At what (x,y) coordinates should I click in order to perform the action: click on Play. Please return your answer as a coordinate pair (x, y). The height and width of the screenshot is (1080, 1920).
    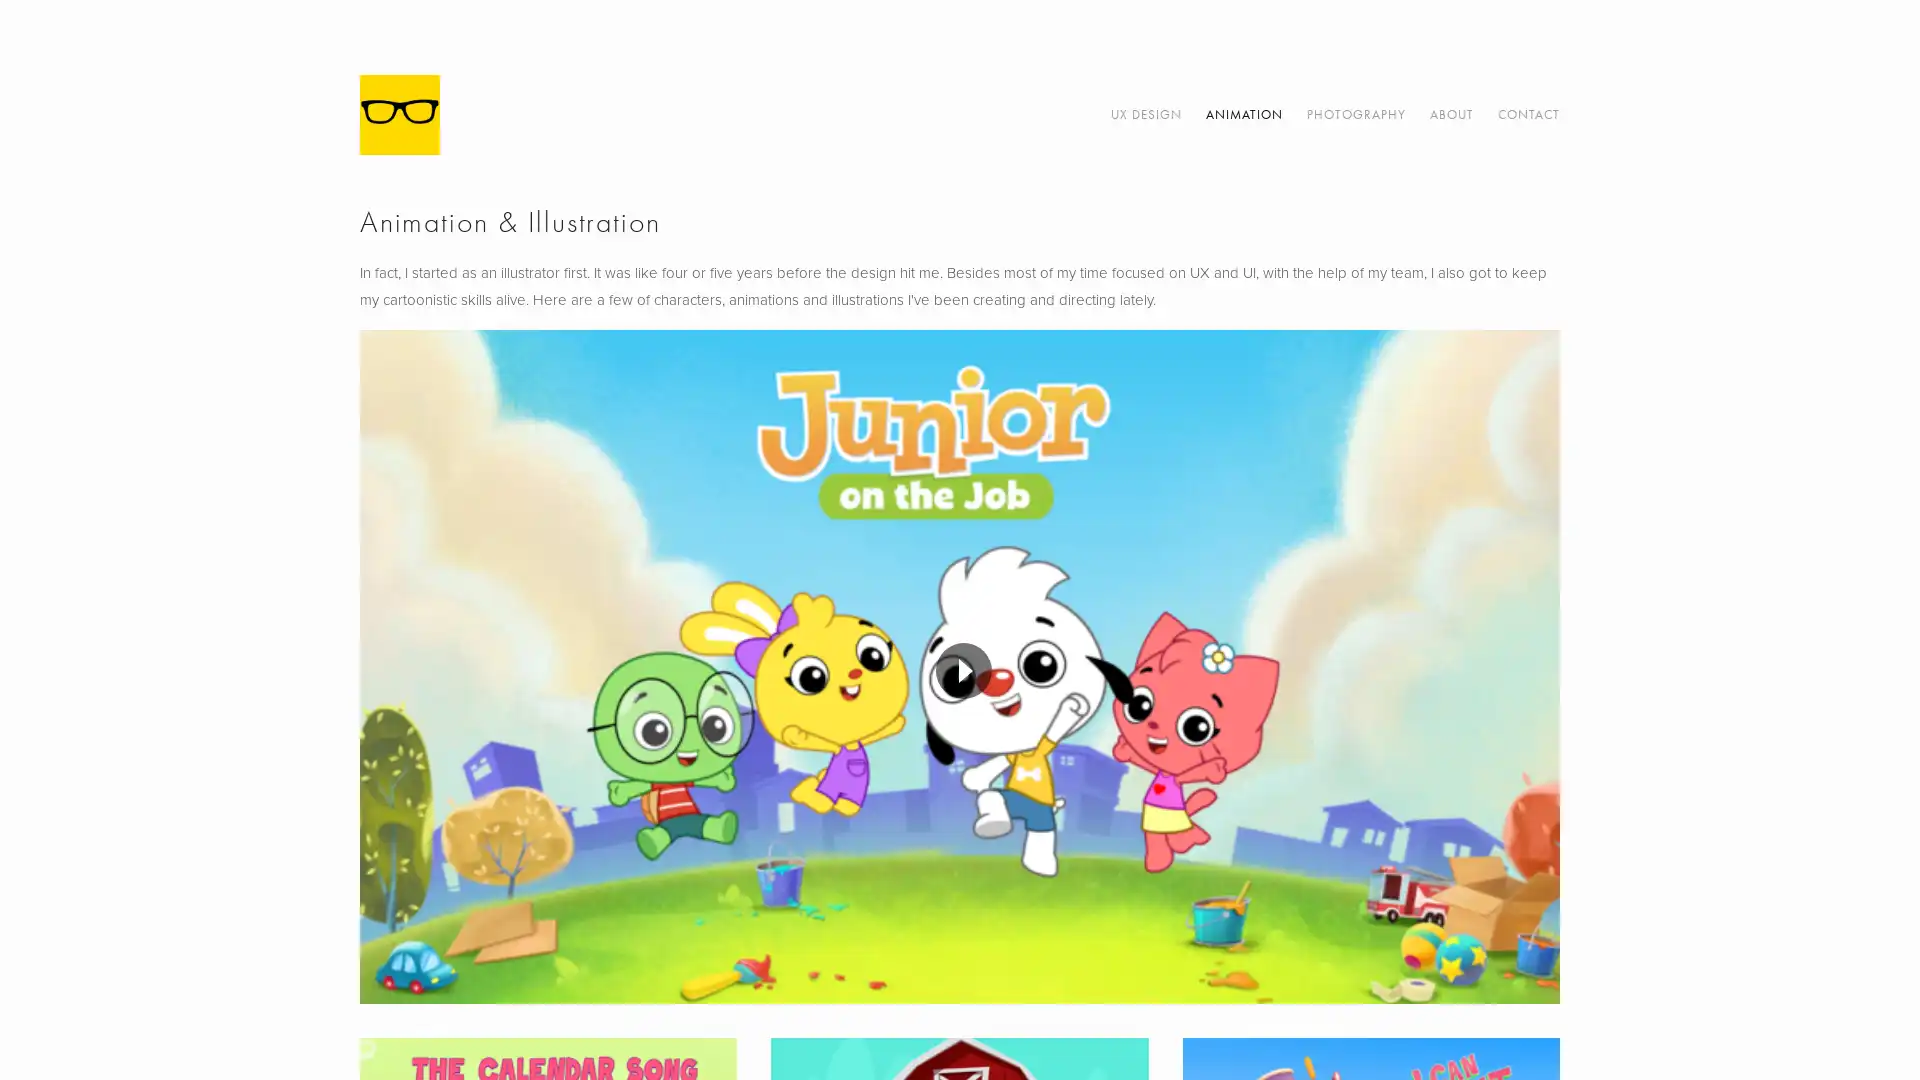
    Looking at the image, I should click on (964, 671).